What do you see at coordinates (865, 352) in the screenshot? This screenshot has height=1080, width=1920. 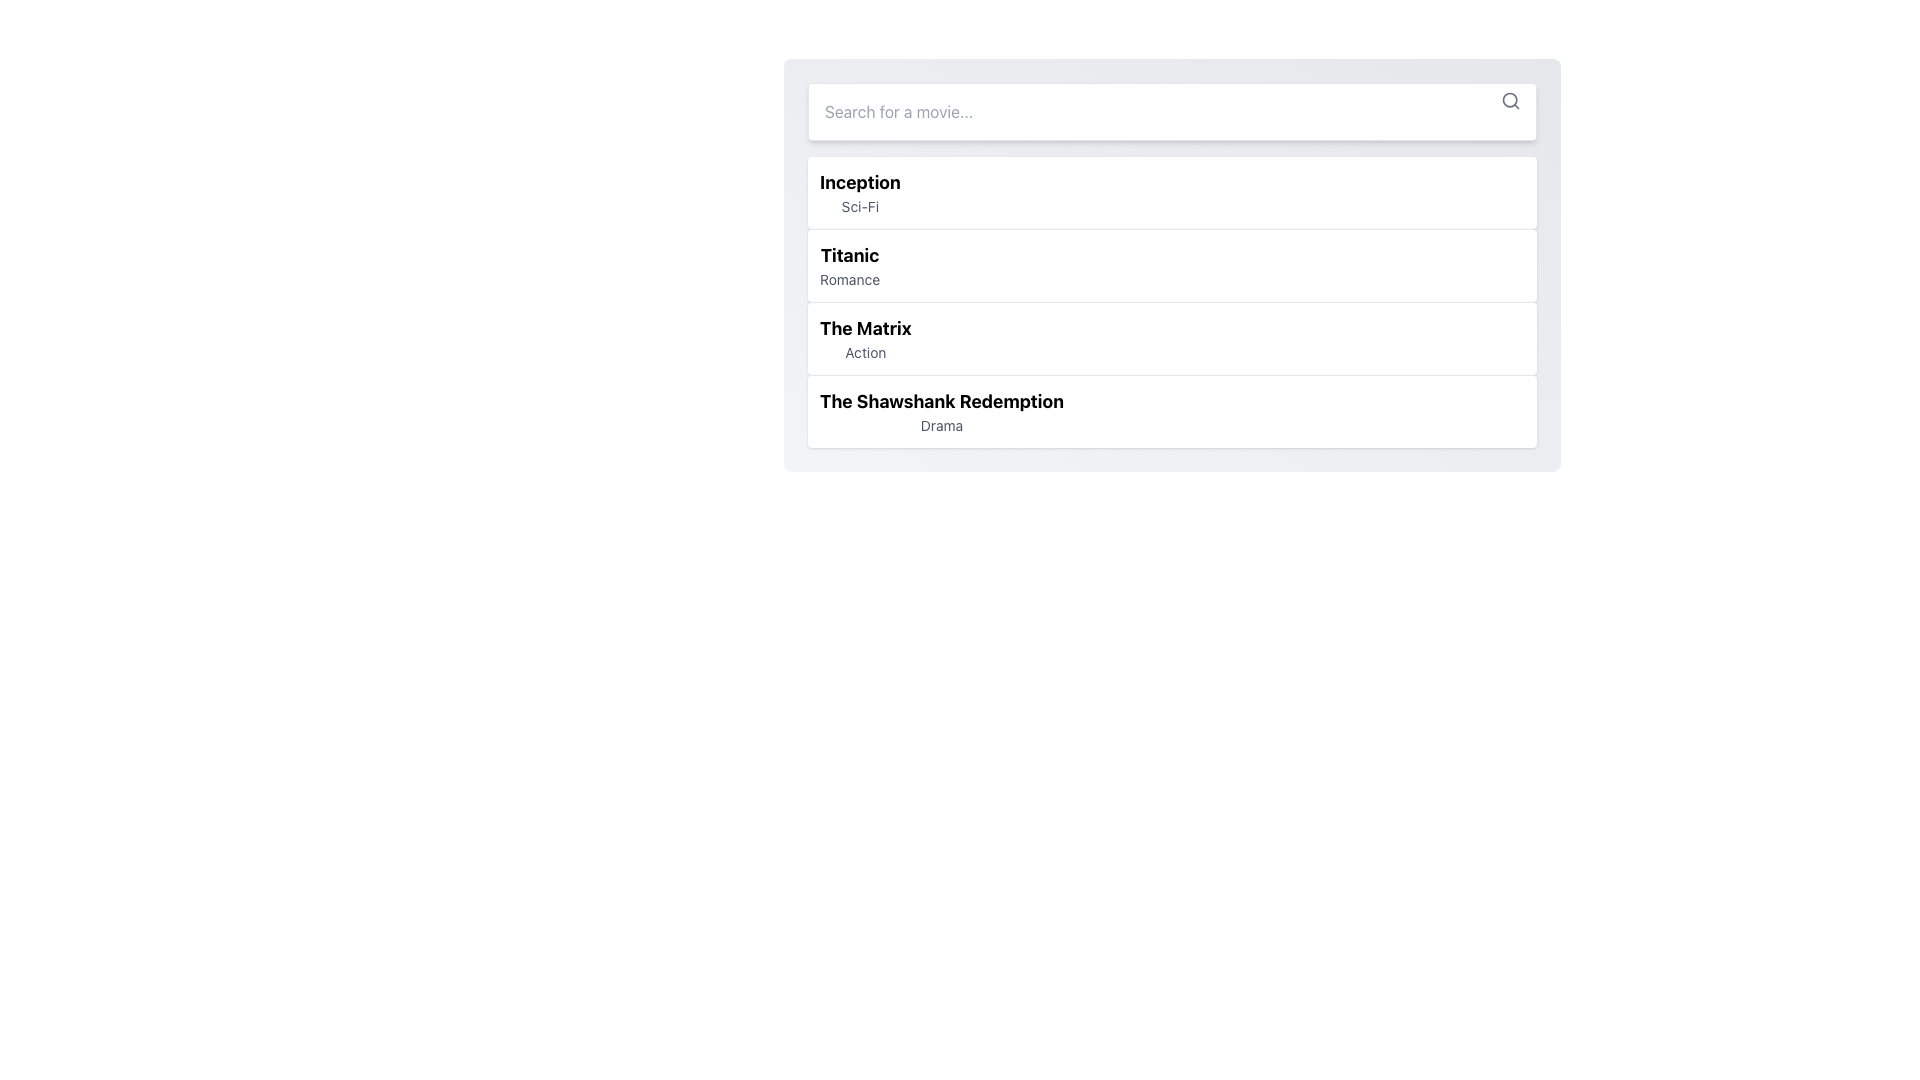 I see `the 'Action' text label, which is a small, gray-colored font element located directly below the bold text 'The Matrix' in the third movie entry` at bounding box center [865, 352].